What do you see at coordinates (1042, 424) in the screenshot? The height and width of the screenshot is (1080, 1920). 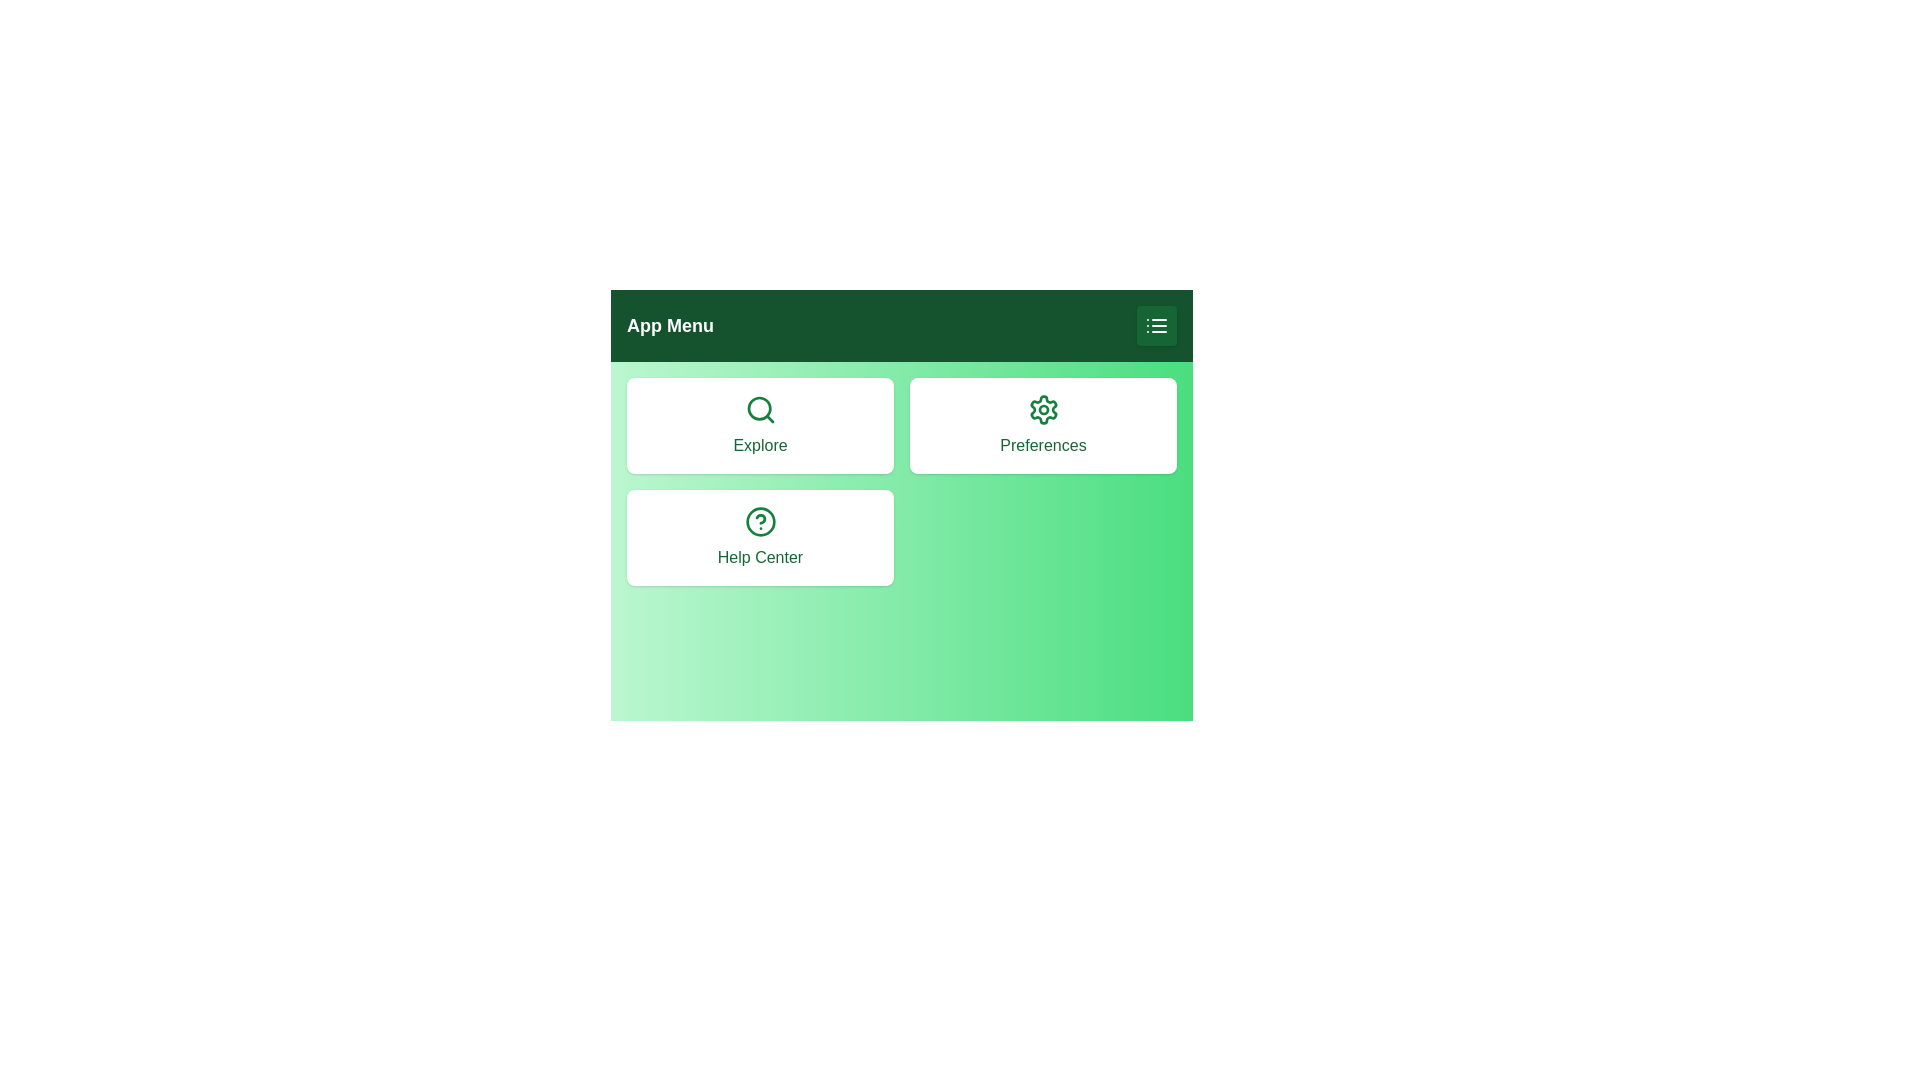 I see `the 'Preferences' button to select it` at bounding box center [1042, 424].